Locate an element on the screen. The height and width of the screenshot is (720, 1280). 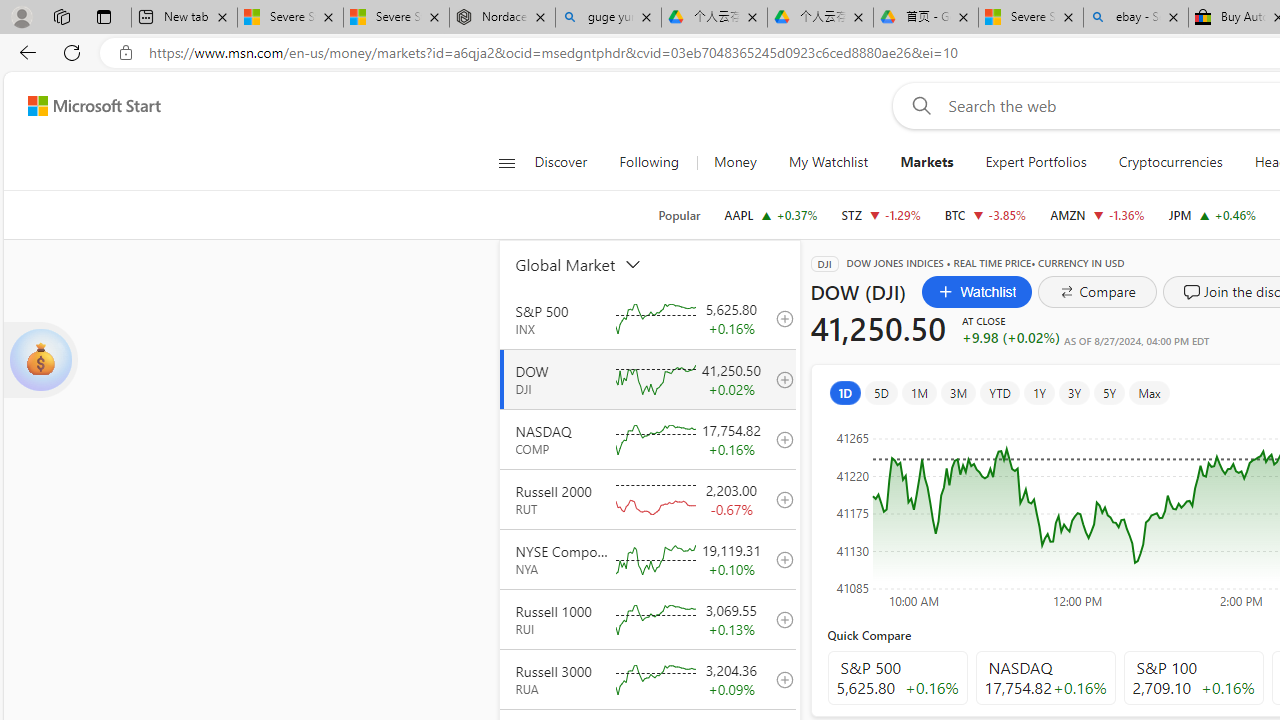
'Max' is located at coordinates (1149, 392).